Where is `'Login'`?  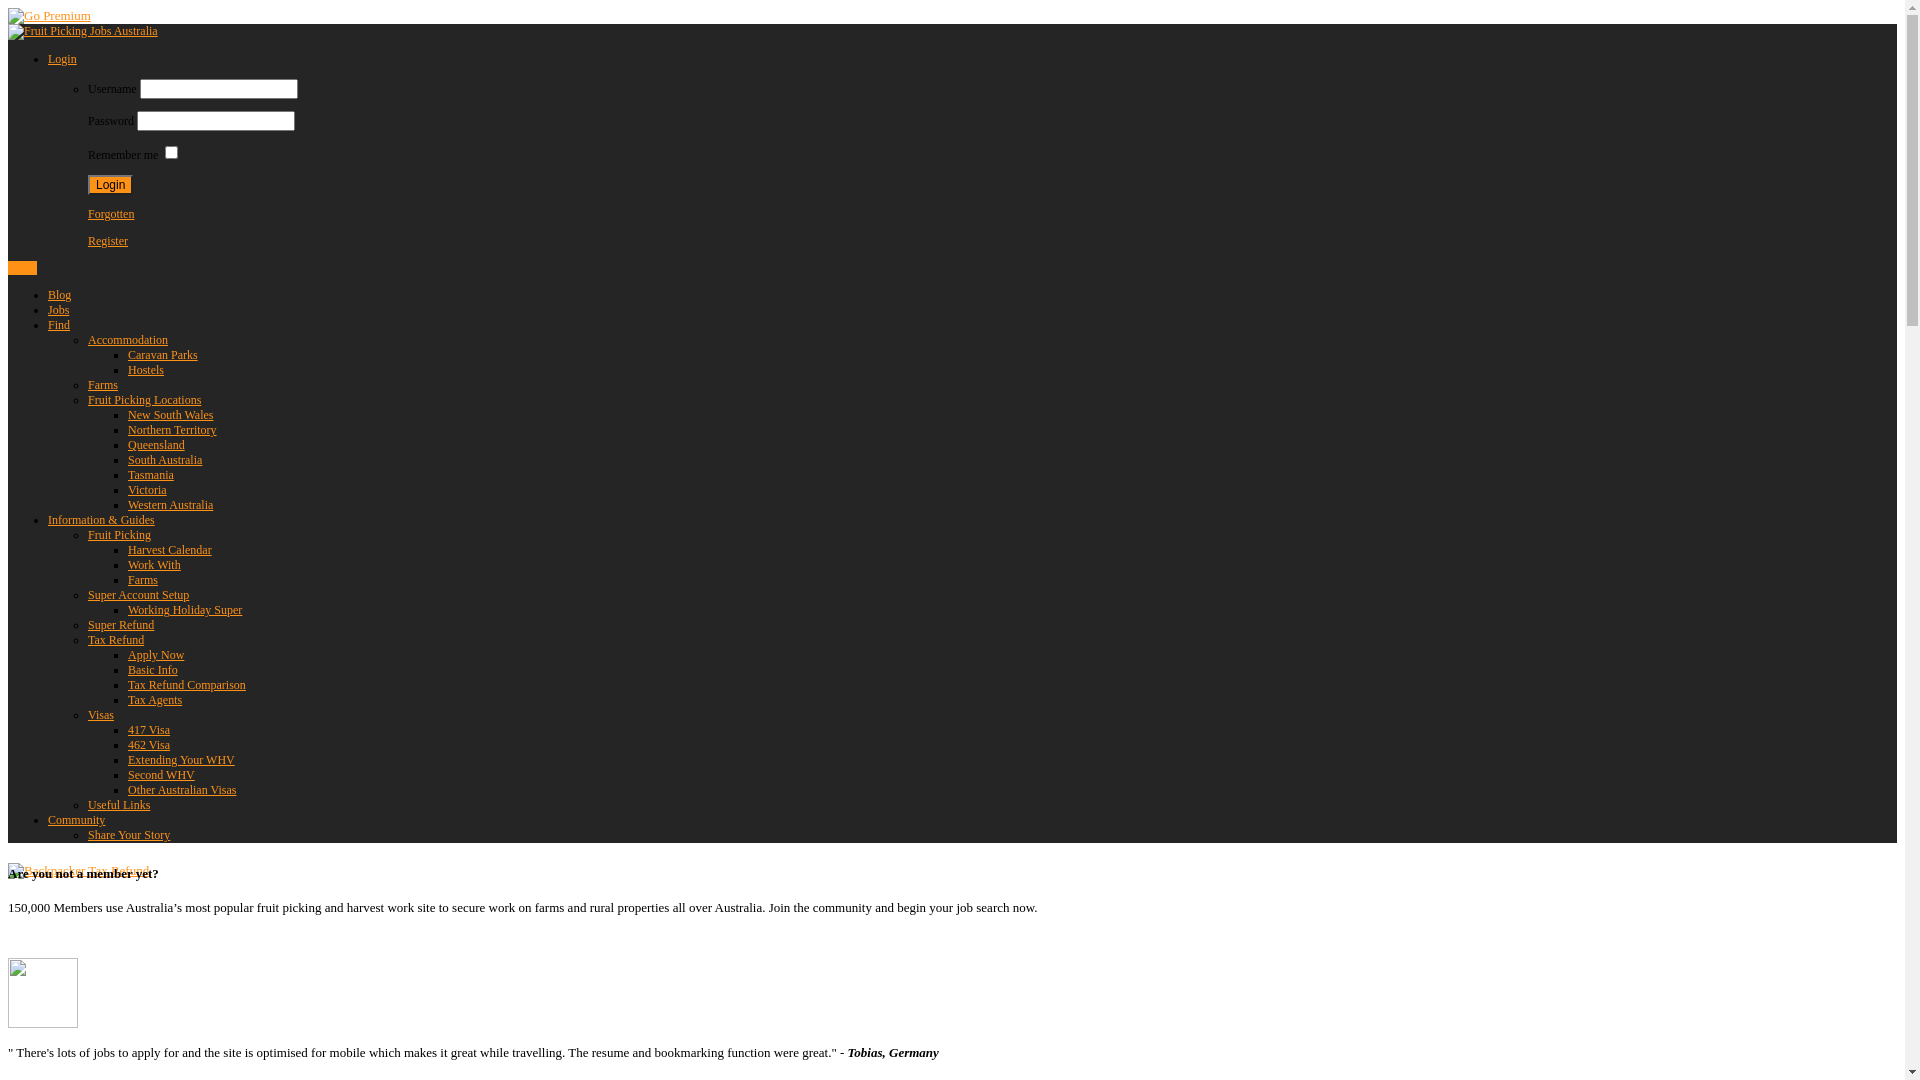 'Login' is located at coordinates (8, 266).